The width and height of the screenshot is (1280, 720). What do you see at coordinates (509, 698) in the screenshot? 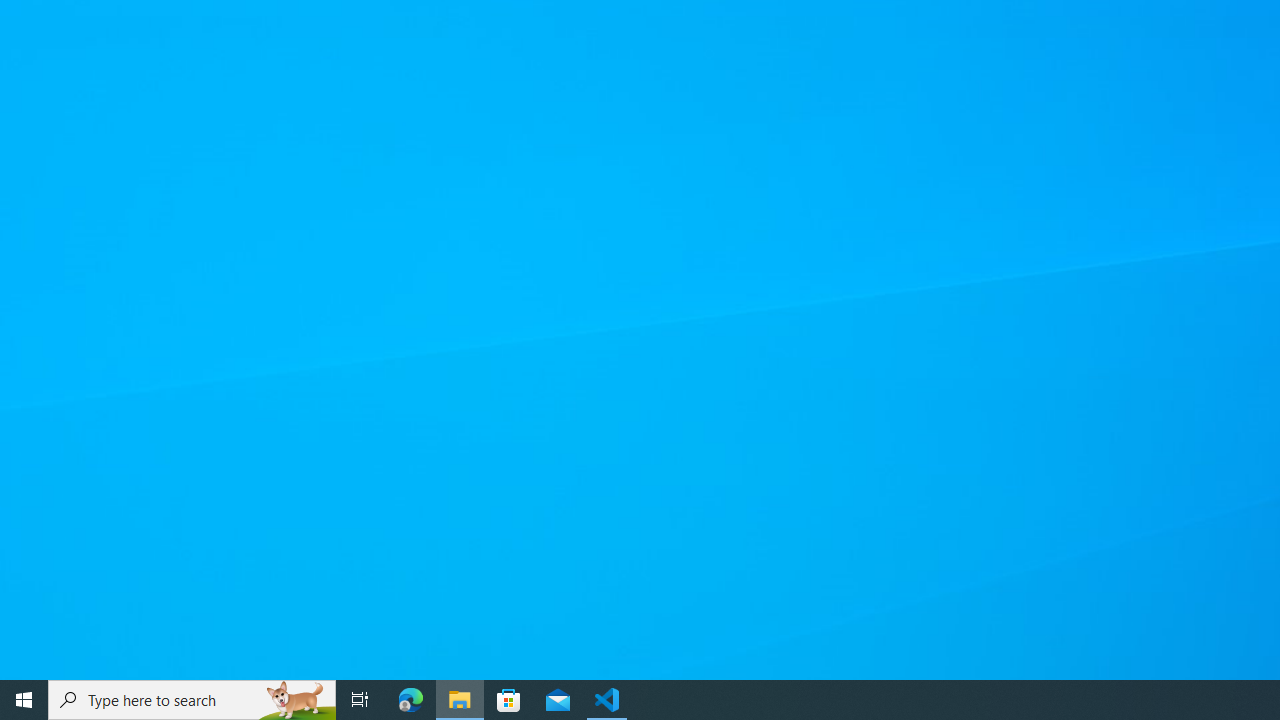
I see `'Microsoft Store'` at bounding box center [509, 698].